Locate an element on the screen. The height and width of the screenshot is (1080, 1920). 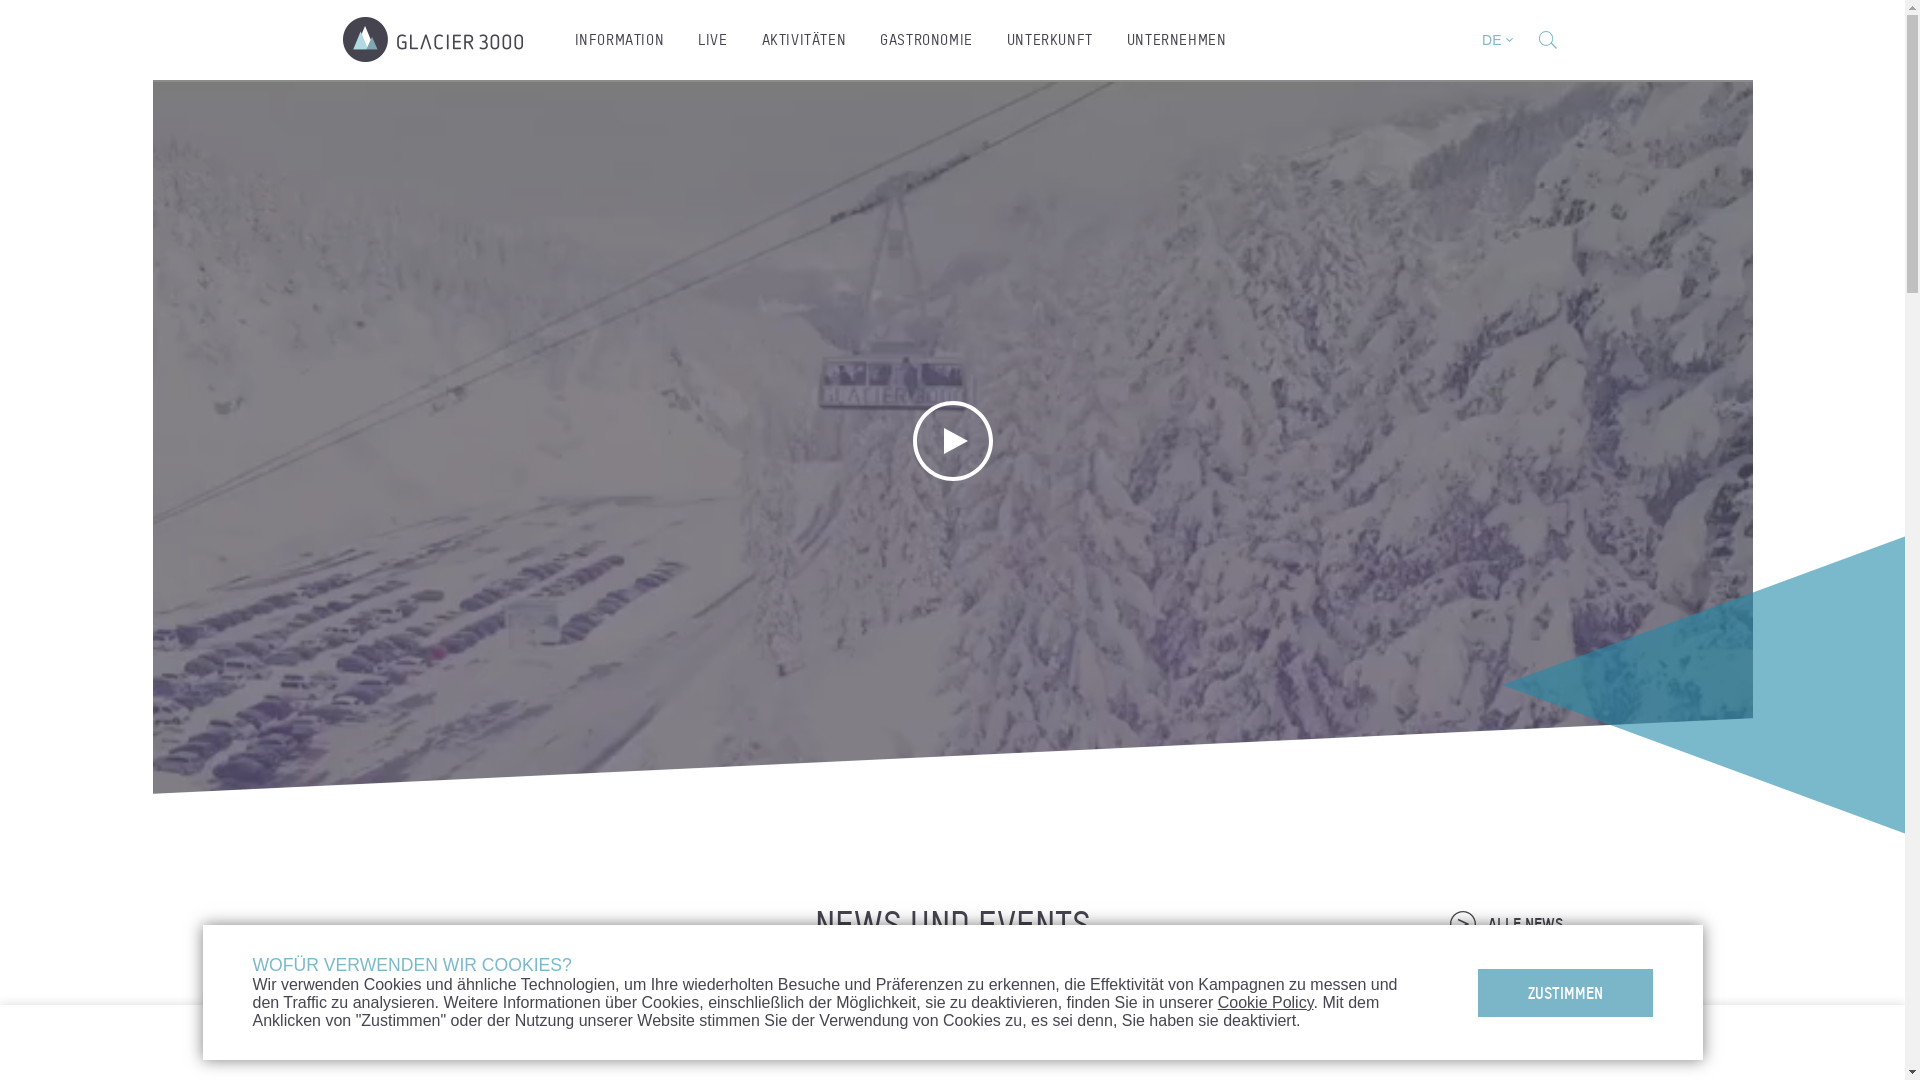
'GASTRONOMIE' is located at coordinates (925, 39).